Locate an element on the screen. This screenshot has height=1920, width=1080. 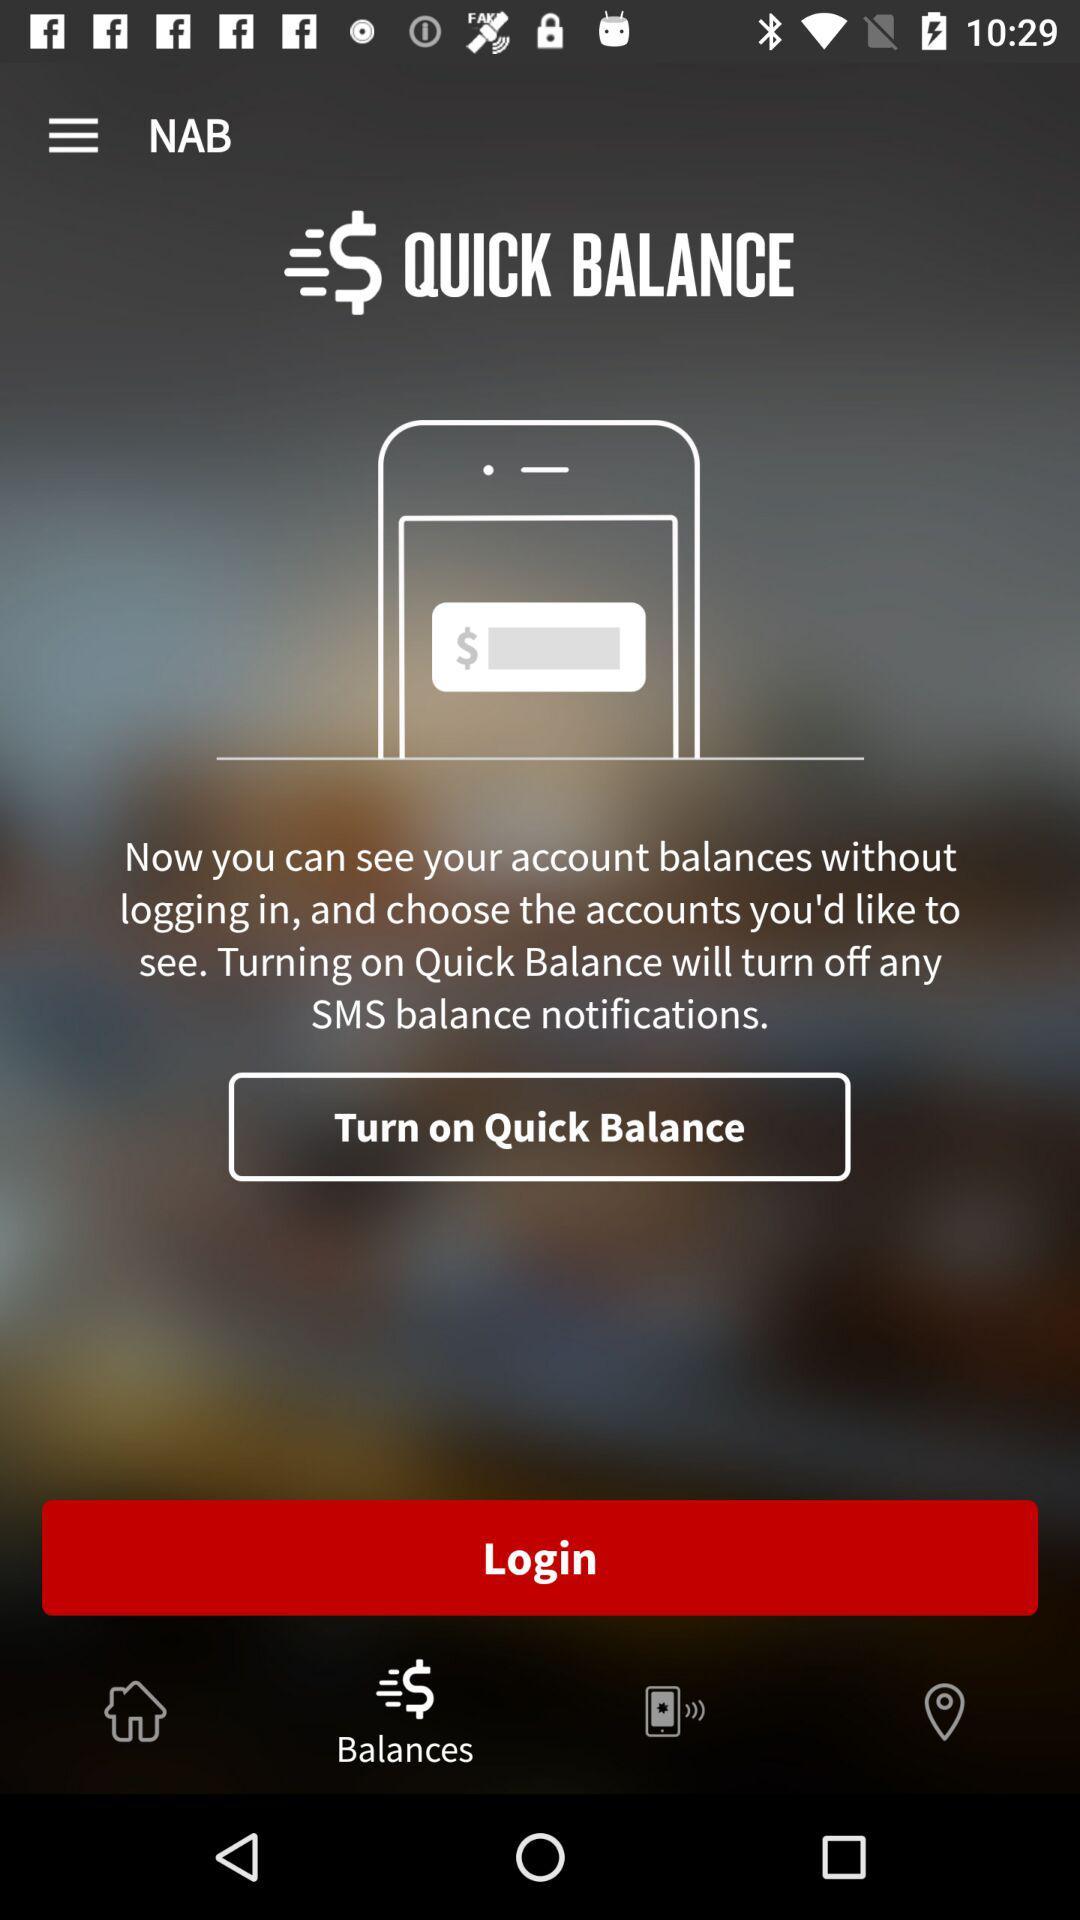
icon next to nab is located at coordinates (72, 135).